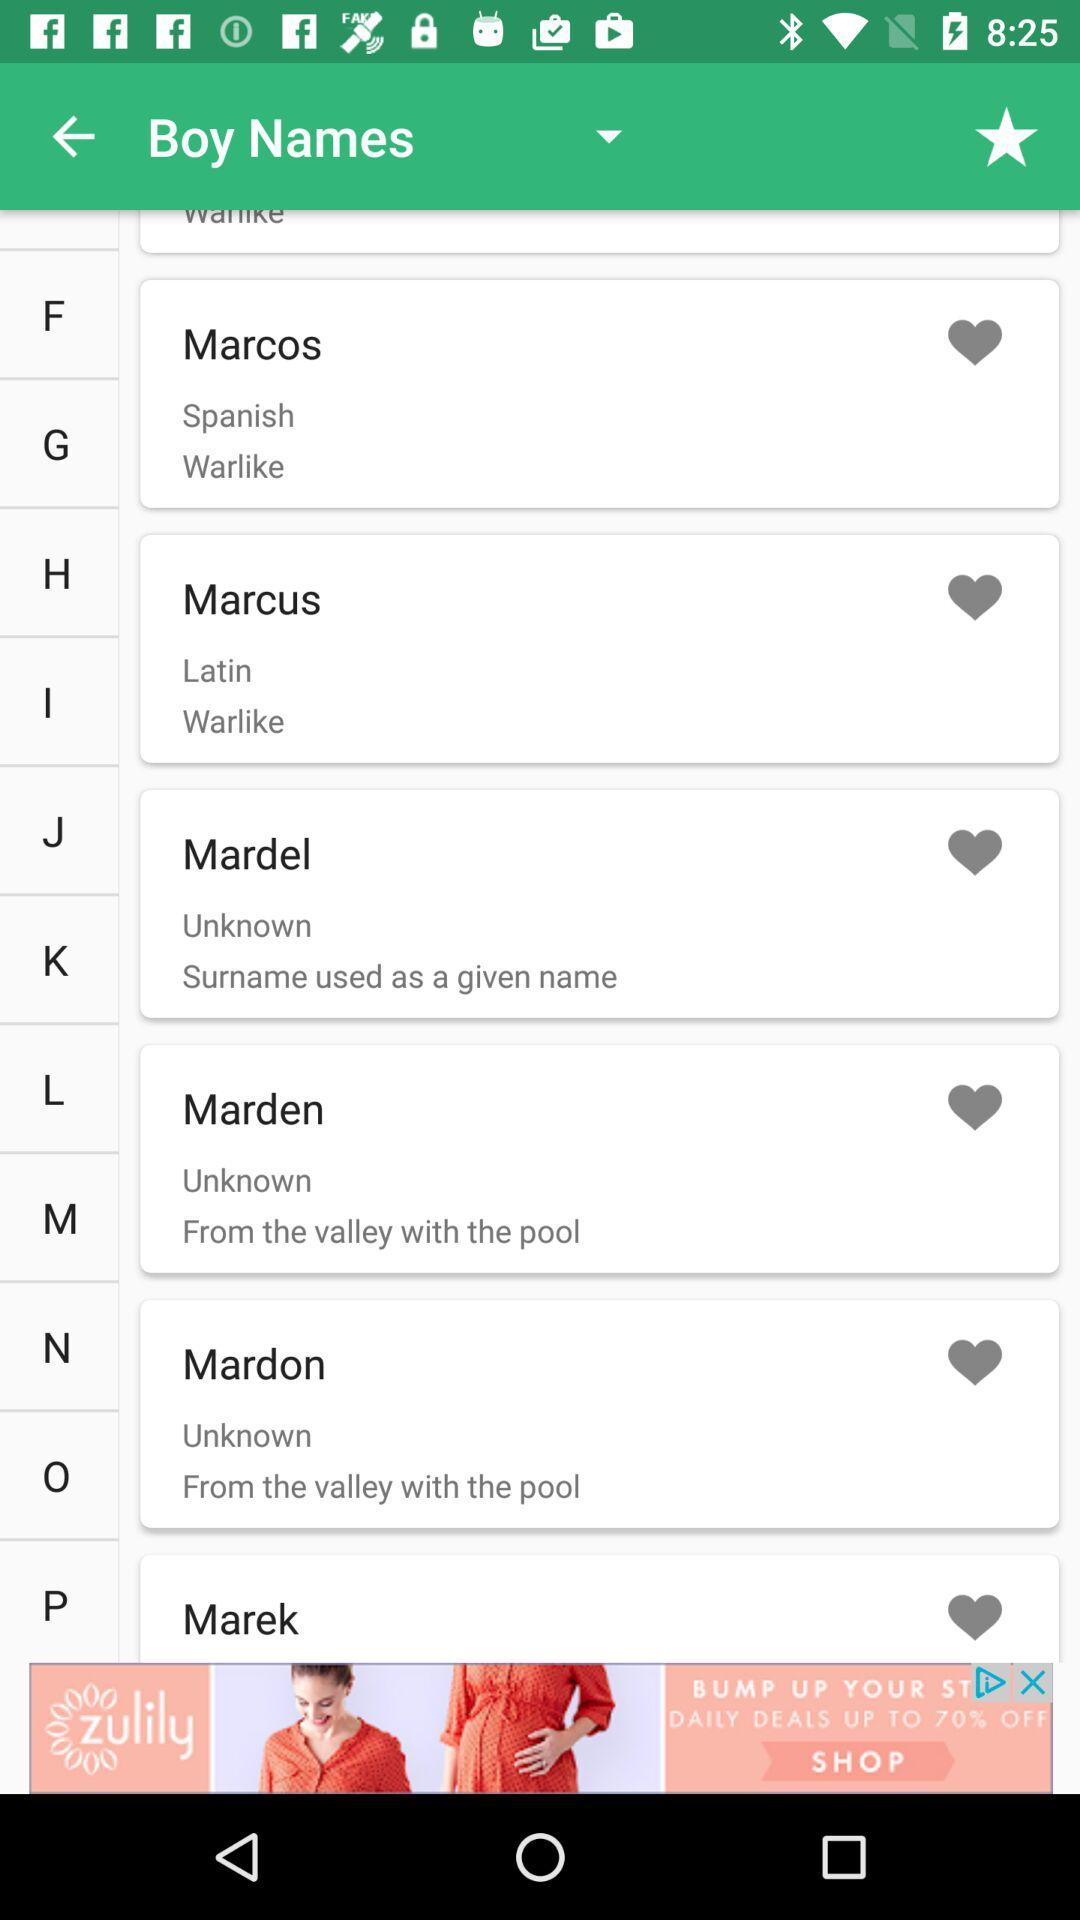 The width and height of the screenshot is (1080, 1920). Describe the element at coordinates (540, 1727) in the screenshot. I see `advertisement` at that location.